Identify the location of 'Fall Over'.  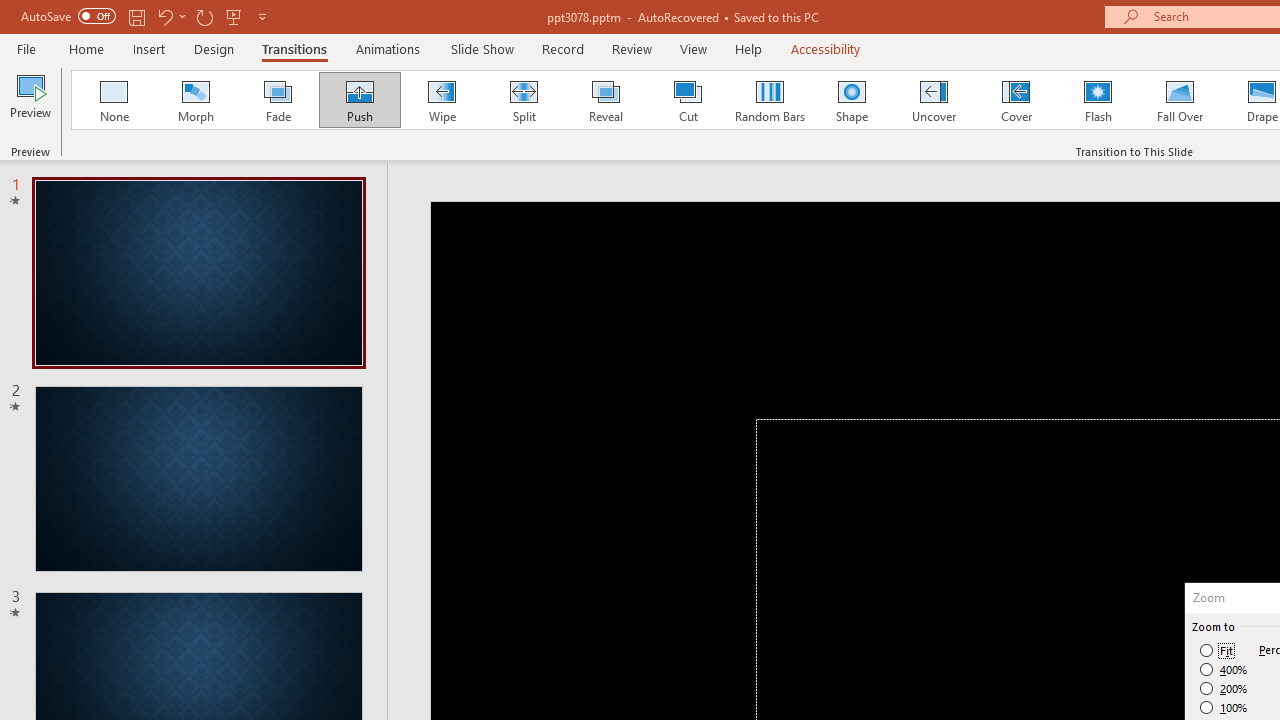
(1180, 100).